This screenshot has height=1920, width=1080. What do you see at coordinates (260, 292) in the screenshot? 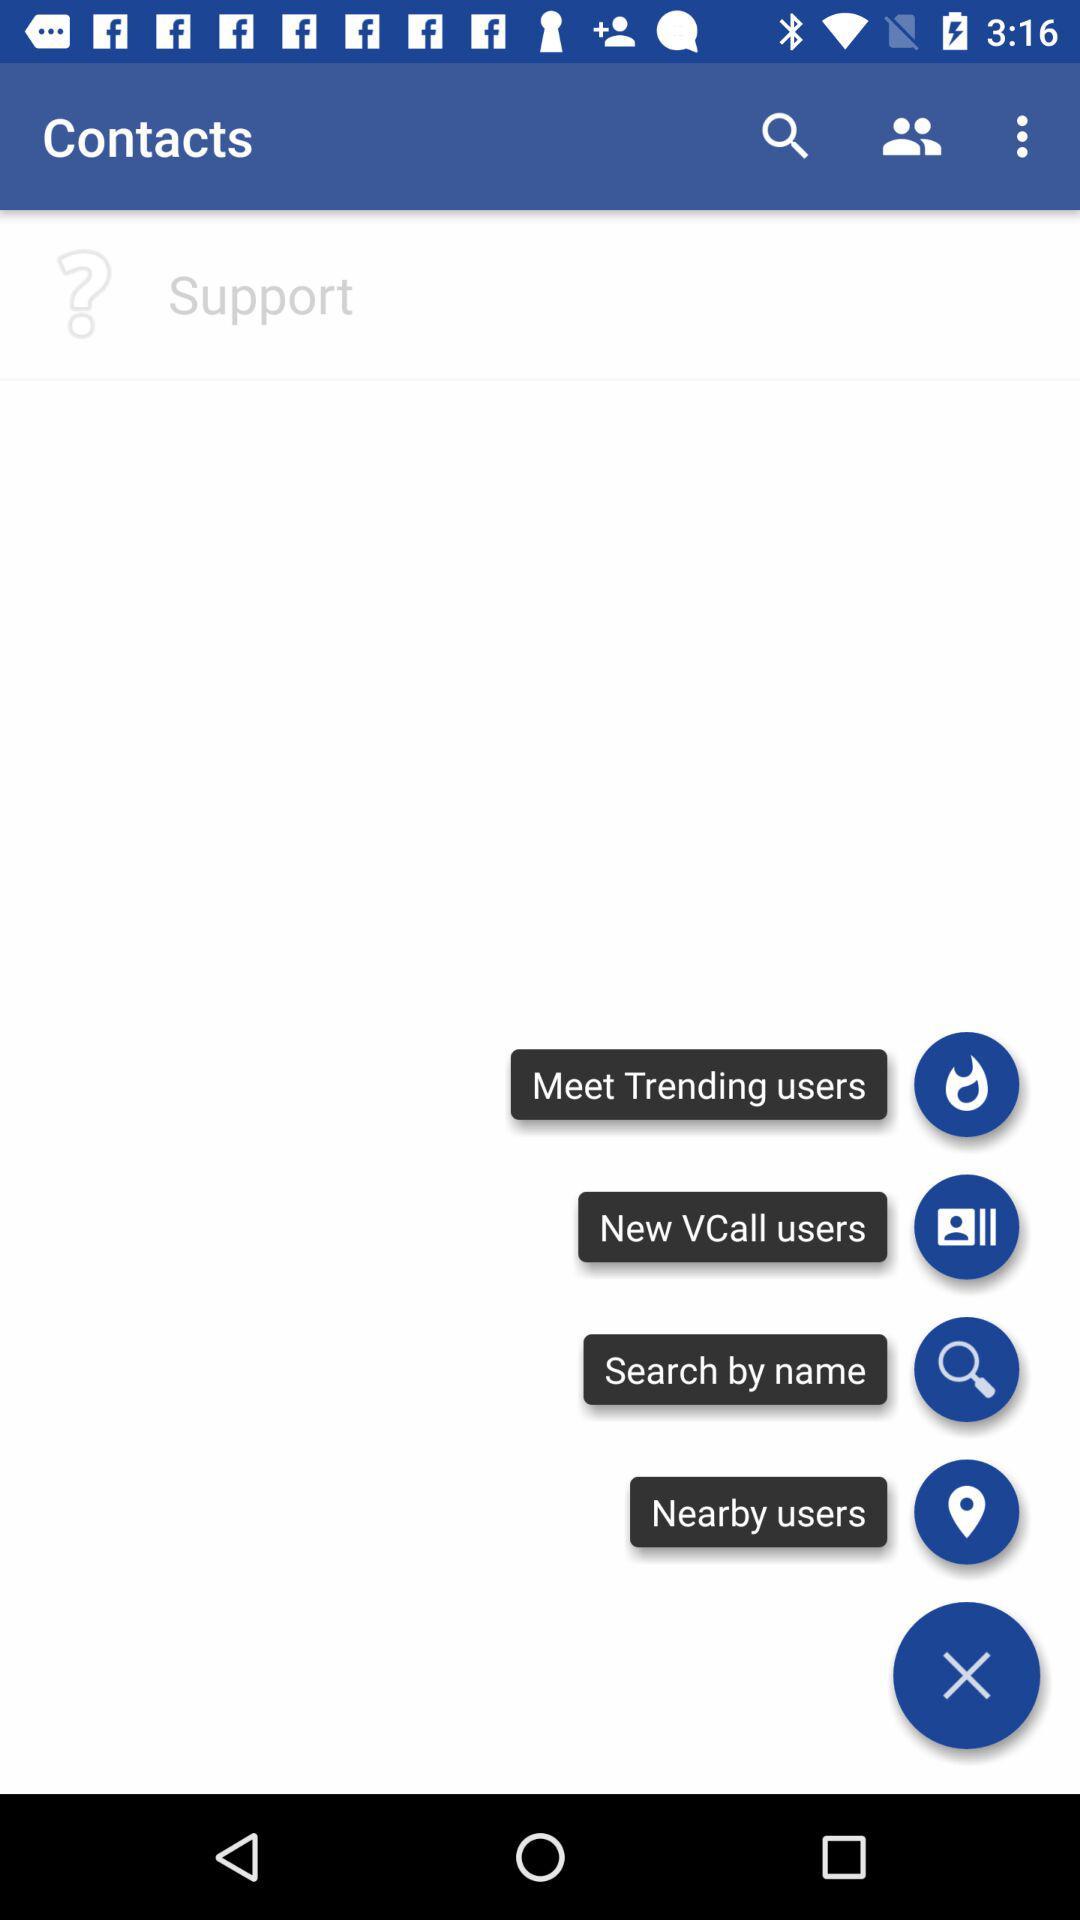
I see `support app` at bounding box center [260, 292].